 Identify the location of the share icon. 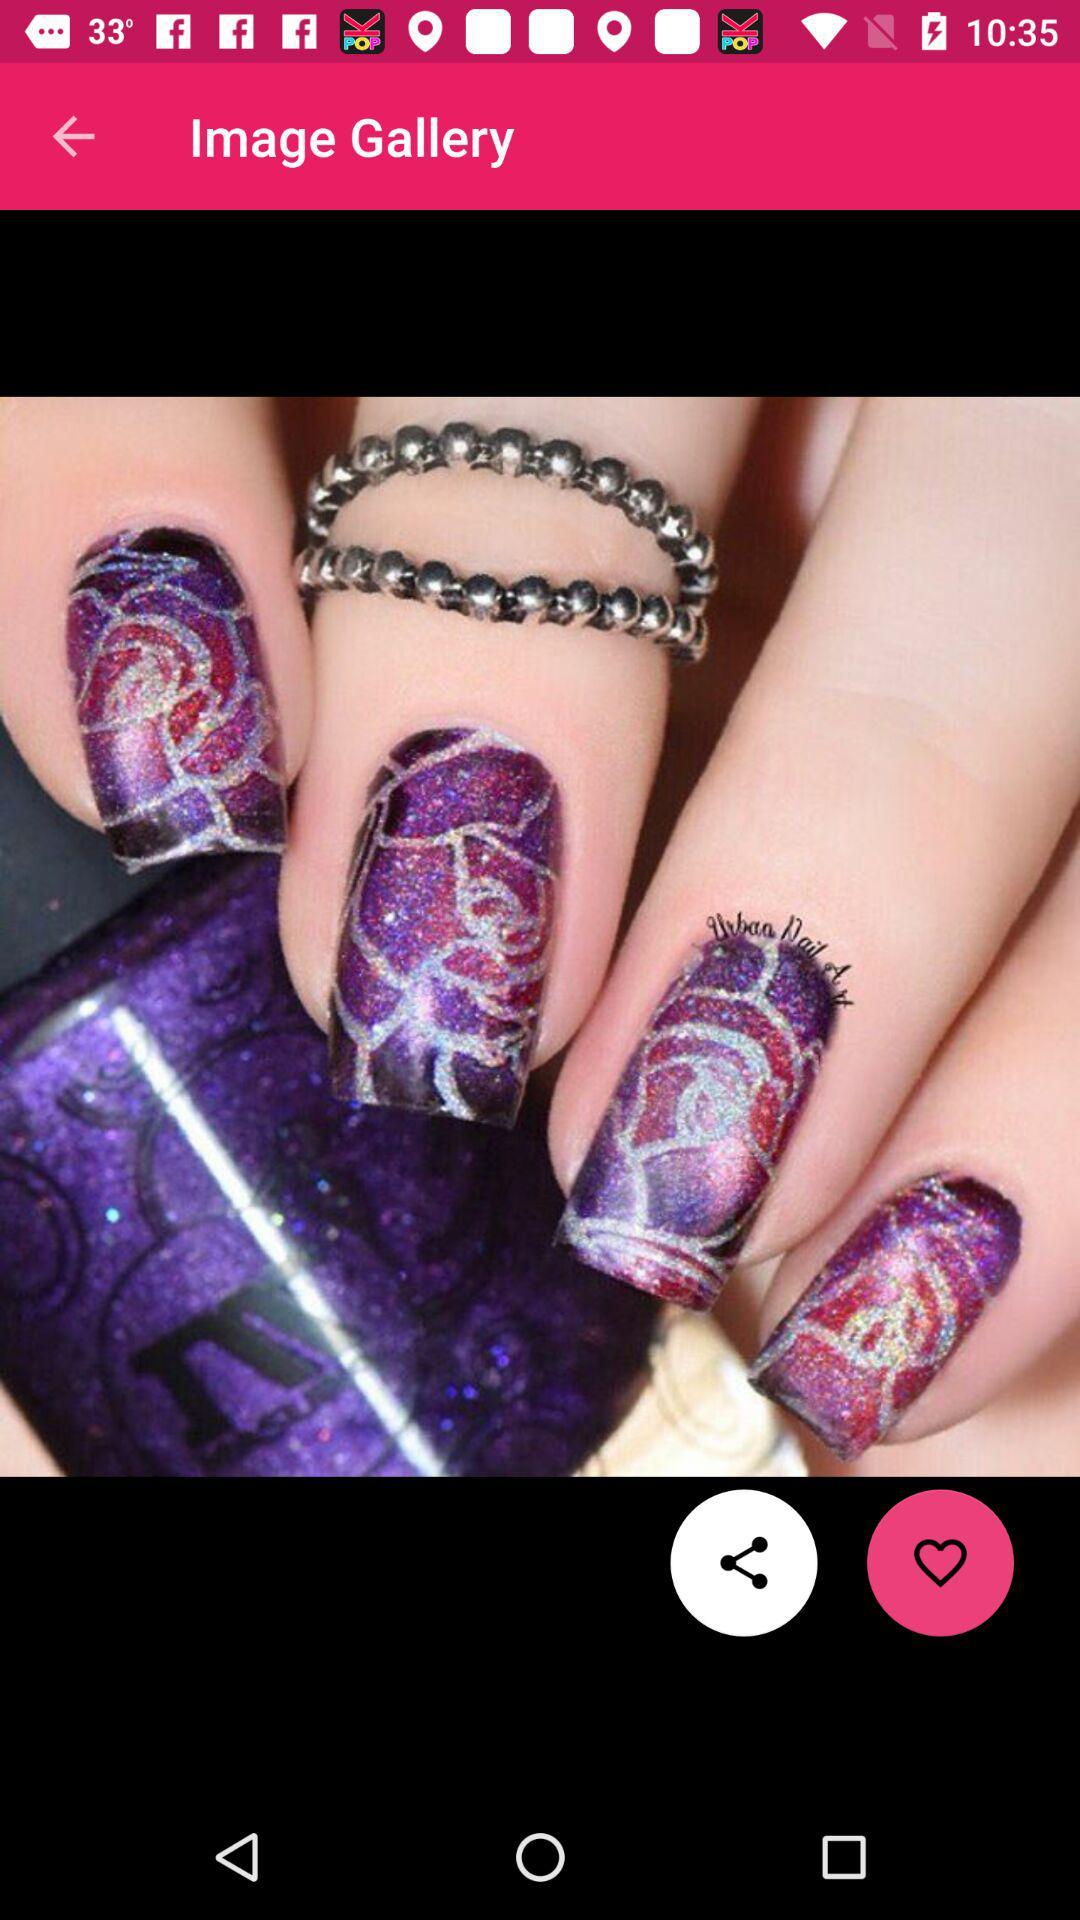
(744, 1562).